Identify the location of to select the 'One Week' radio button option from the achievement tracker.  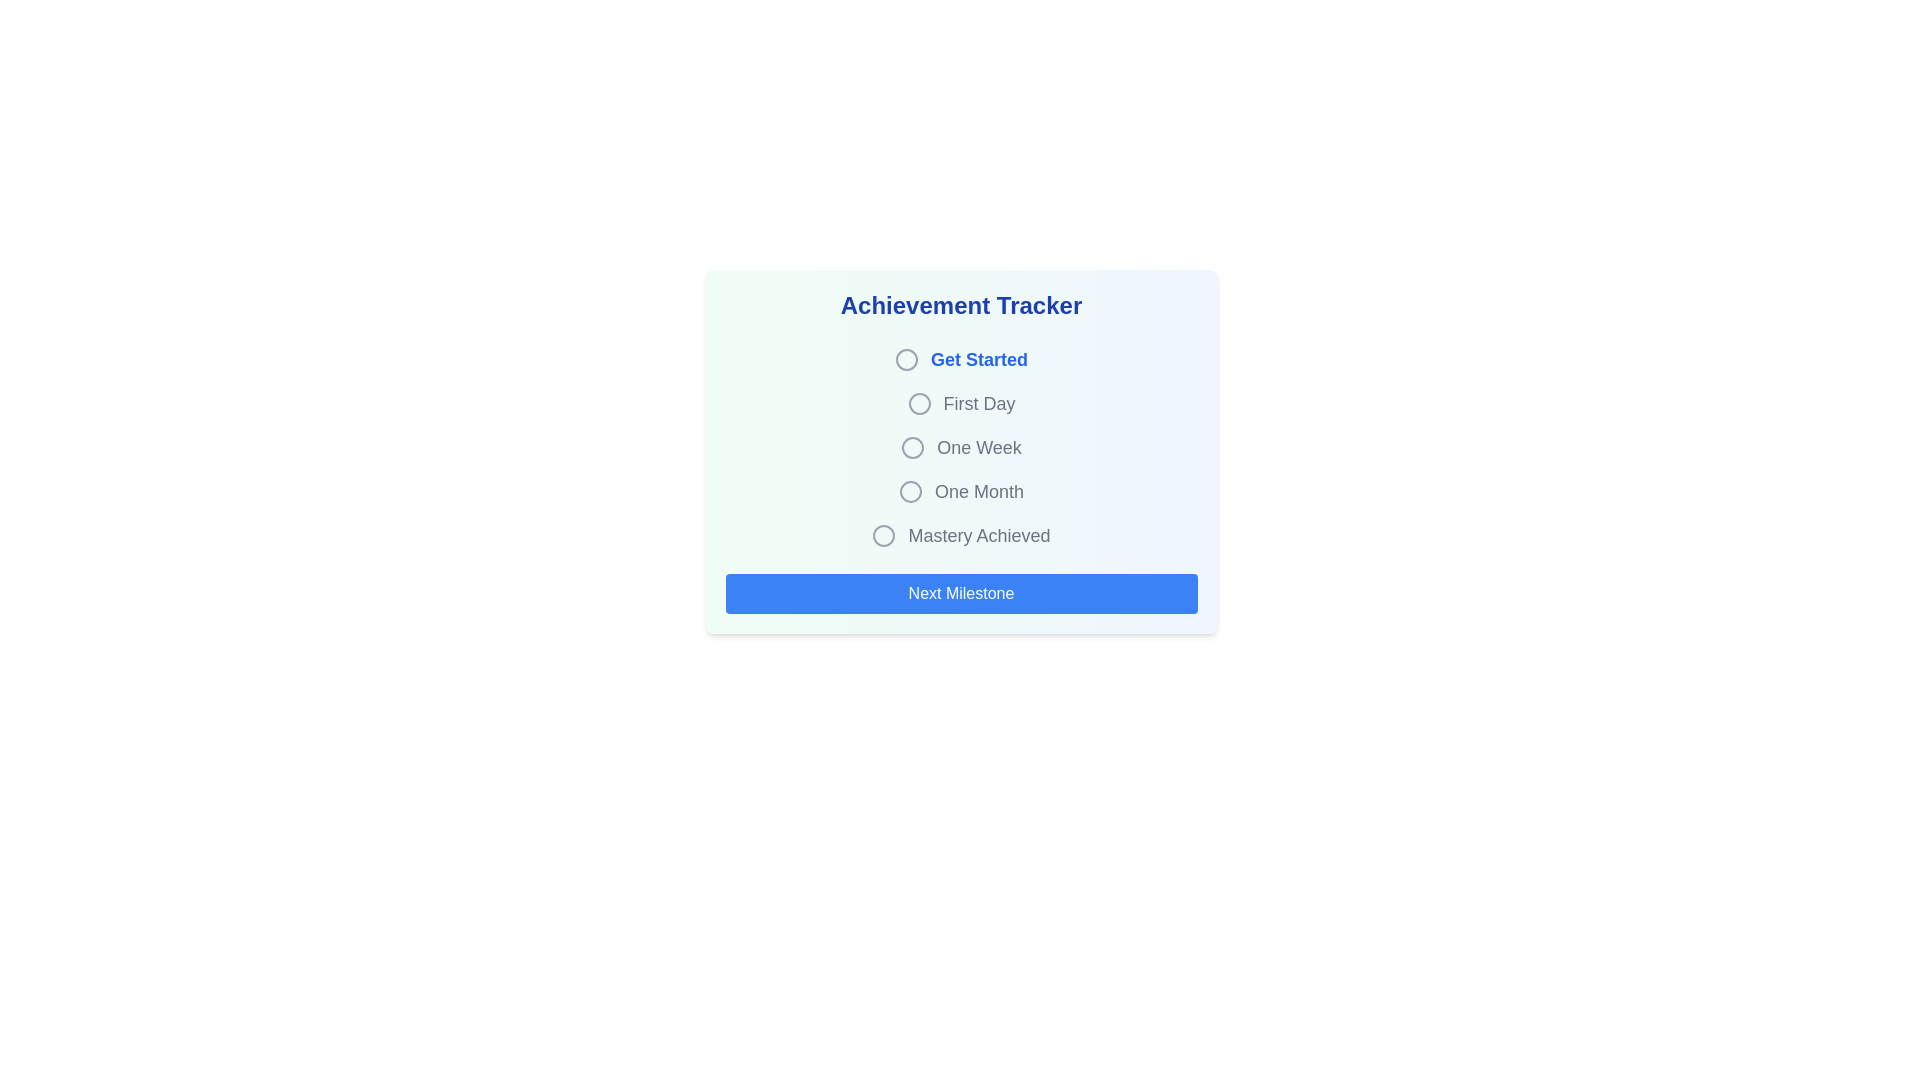
(912, 446).